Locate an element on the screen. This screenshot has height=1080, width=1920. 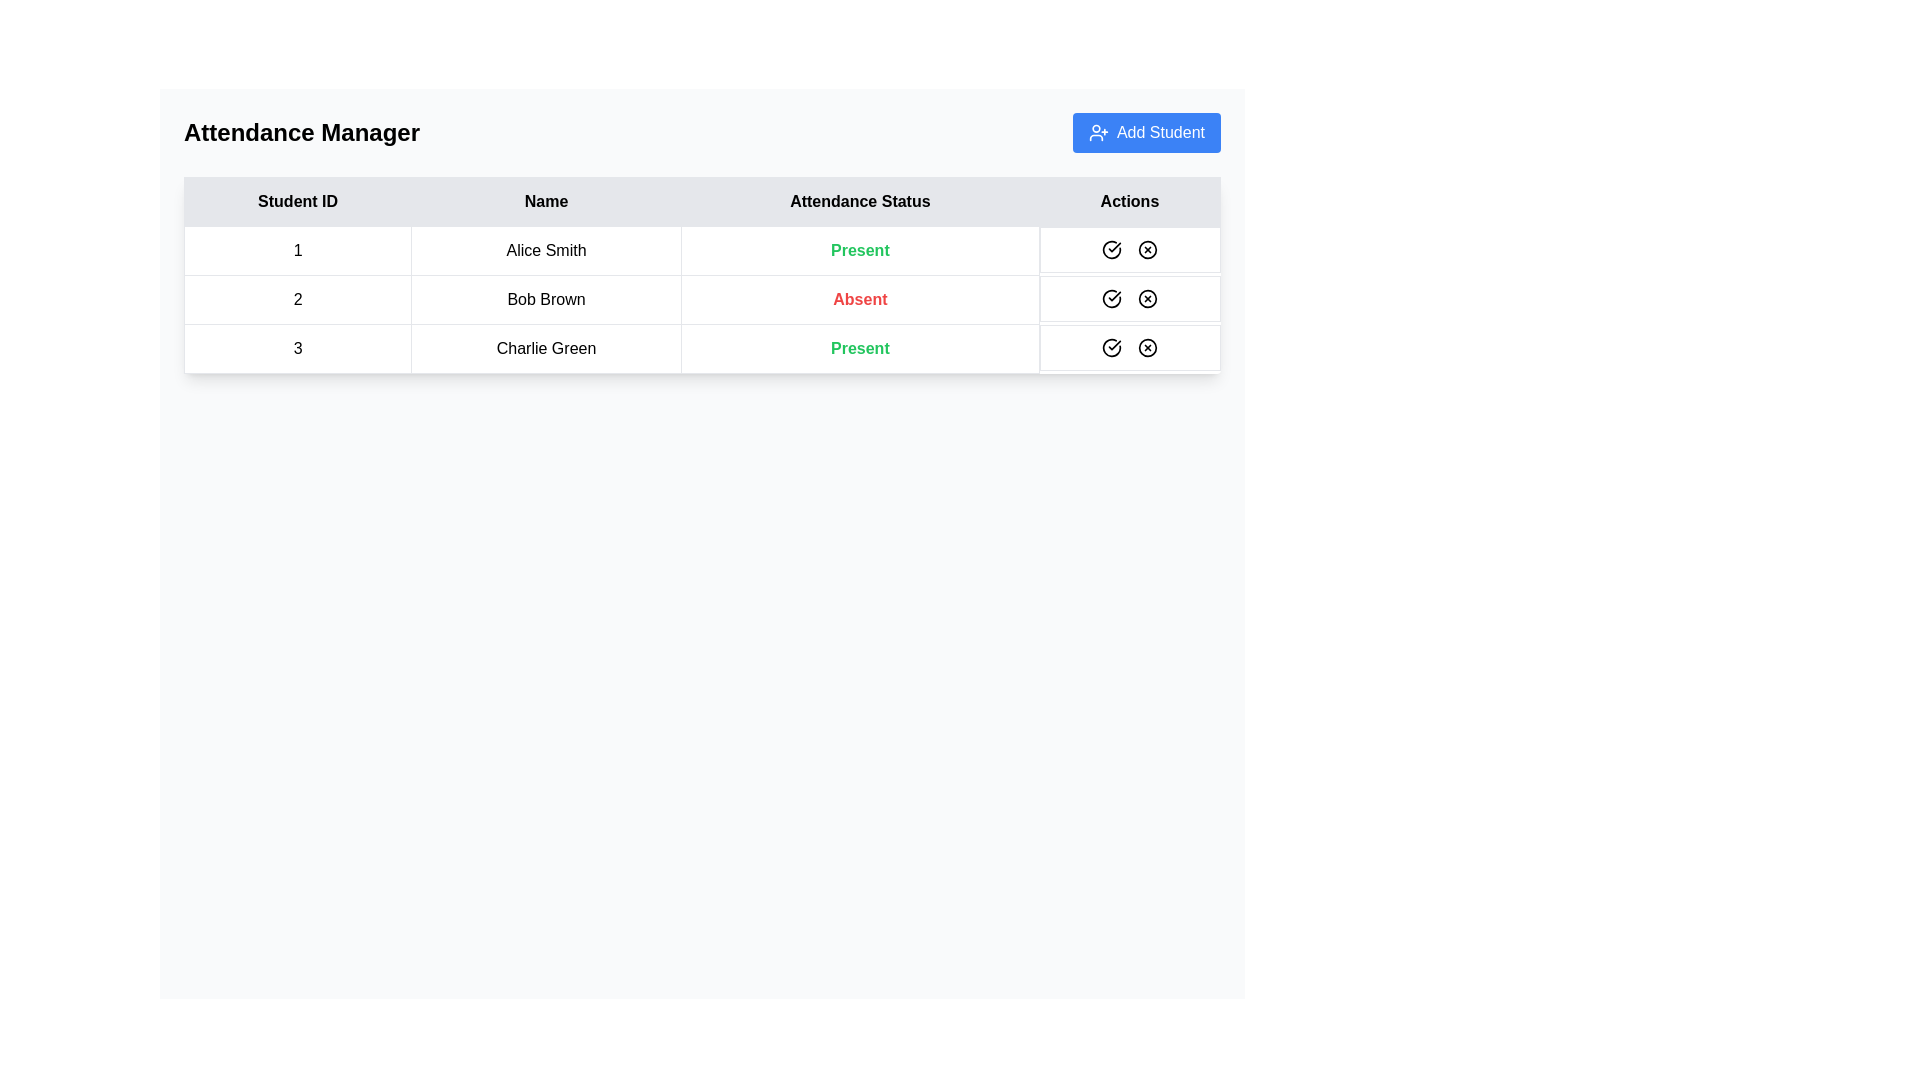
the circular graphical icon component located in the Action column of the second row associated with the entry labeled 'Bob Brown' is located at coordinates (1148, 298).